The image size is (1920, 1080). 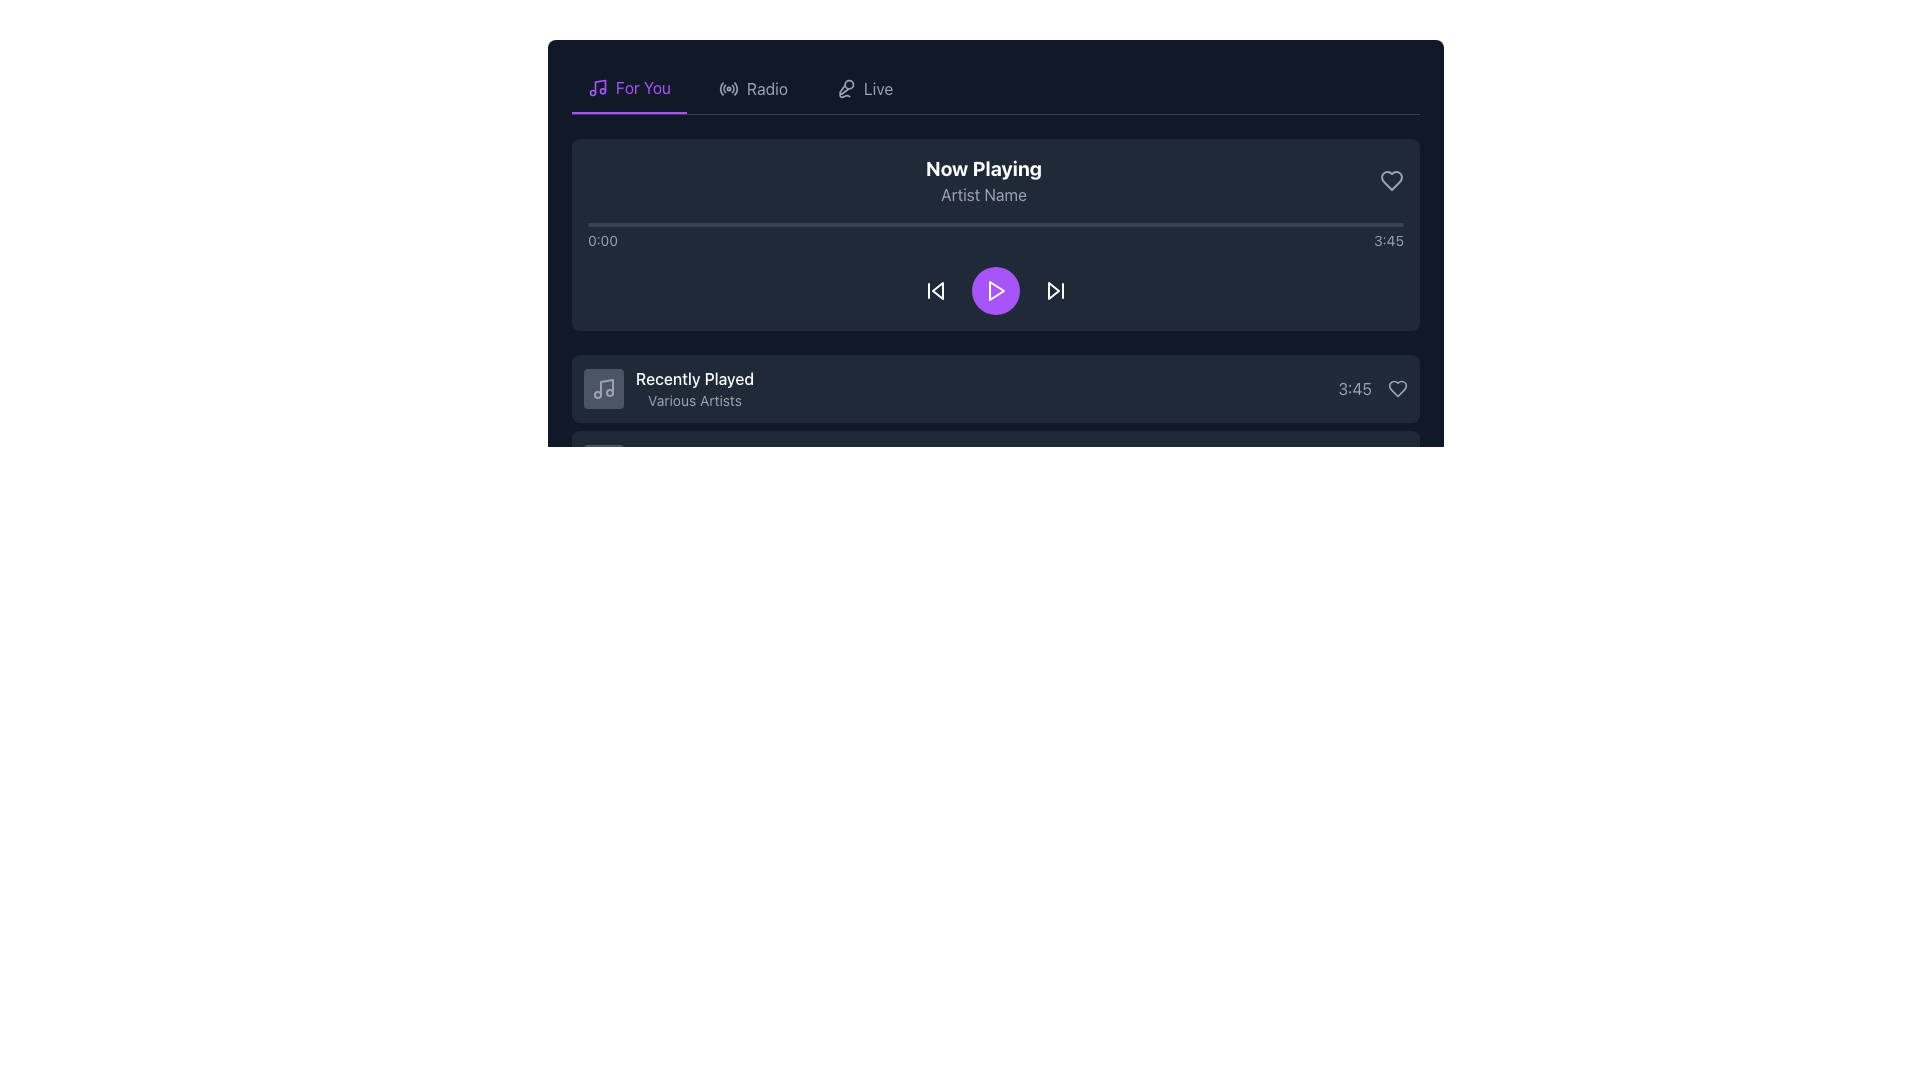 What do you see at coordinates (695, 401) in the screenshot?
I see `the static text element displaying 'Various Artists' in a small, gray font, located beneath 'Recently Played' and adjacent to a musical note icon` at bounding box center [695, 401].